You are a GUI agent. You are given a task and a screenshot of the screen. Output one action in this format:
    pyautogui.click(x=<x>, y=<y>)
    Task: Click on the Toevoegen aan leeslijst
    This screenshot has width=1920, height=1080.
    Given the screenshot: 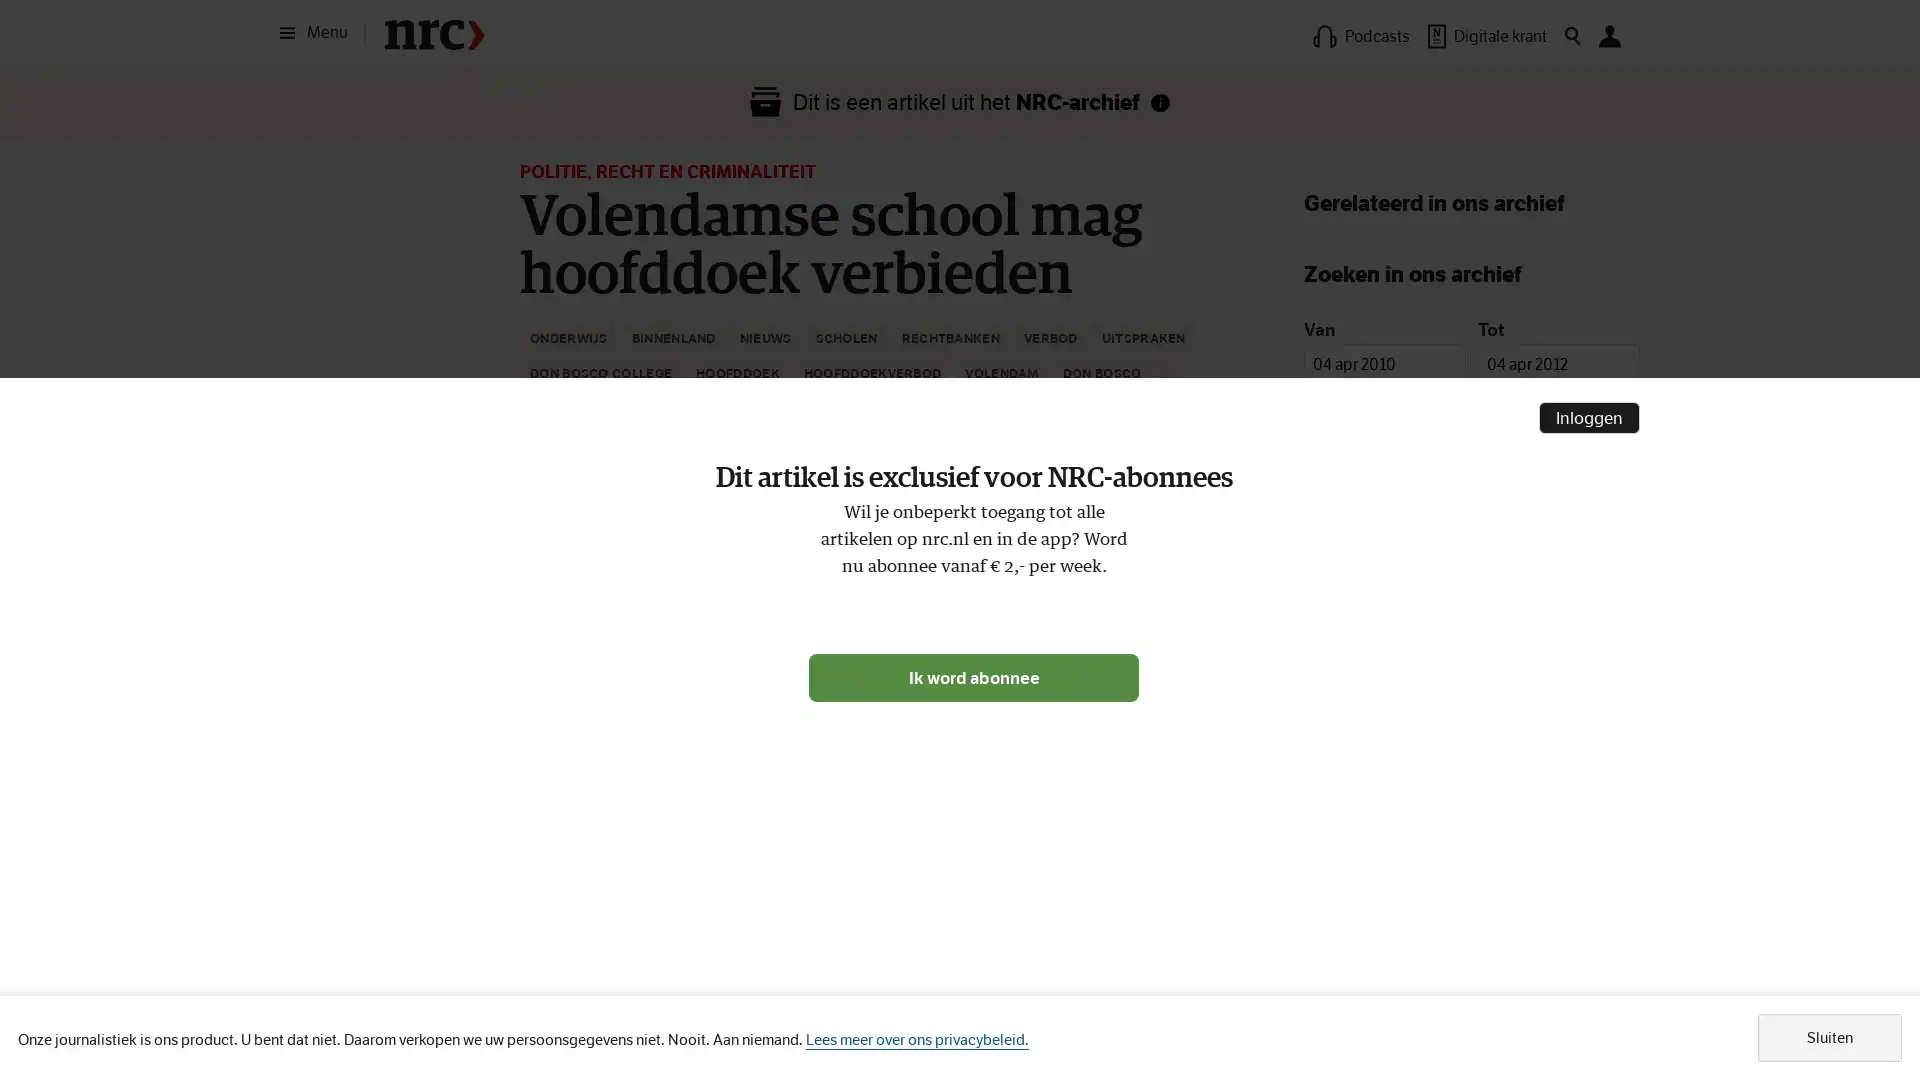 What is the action you would take?
    pyautogui.click(x=1247, y=431)
    